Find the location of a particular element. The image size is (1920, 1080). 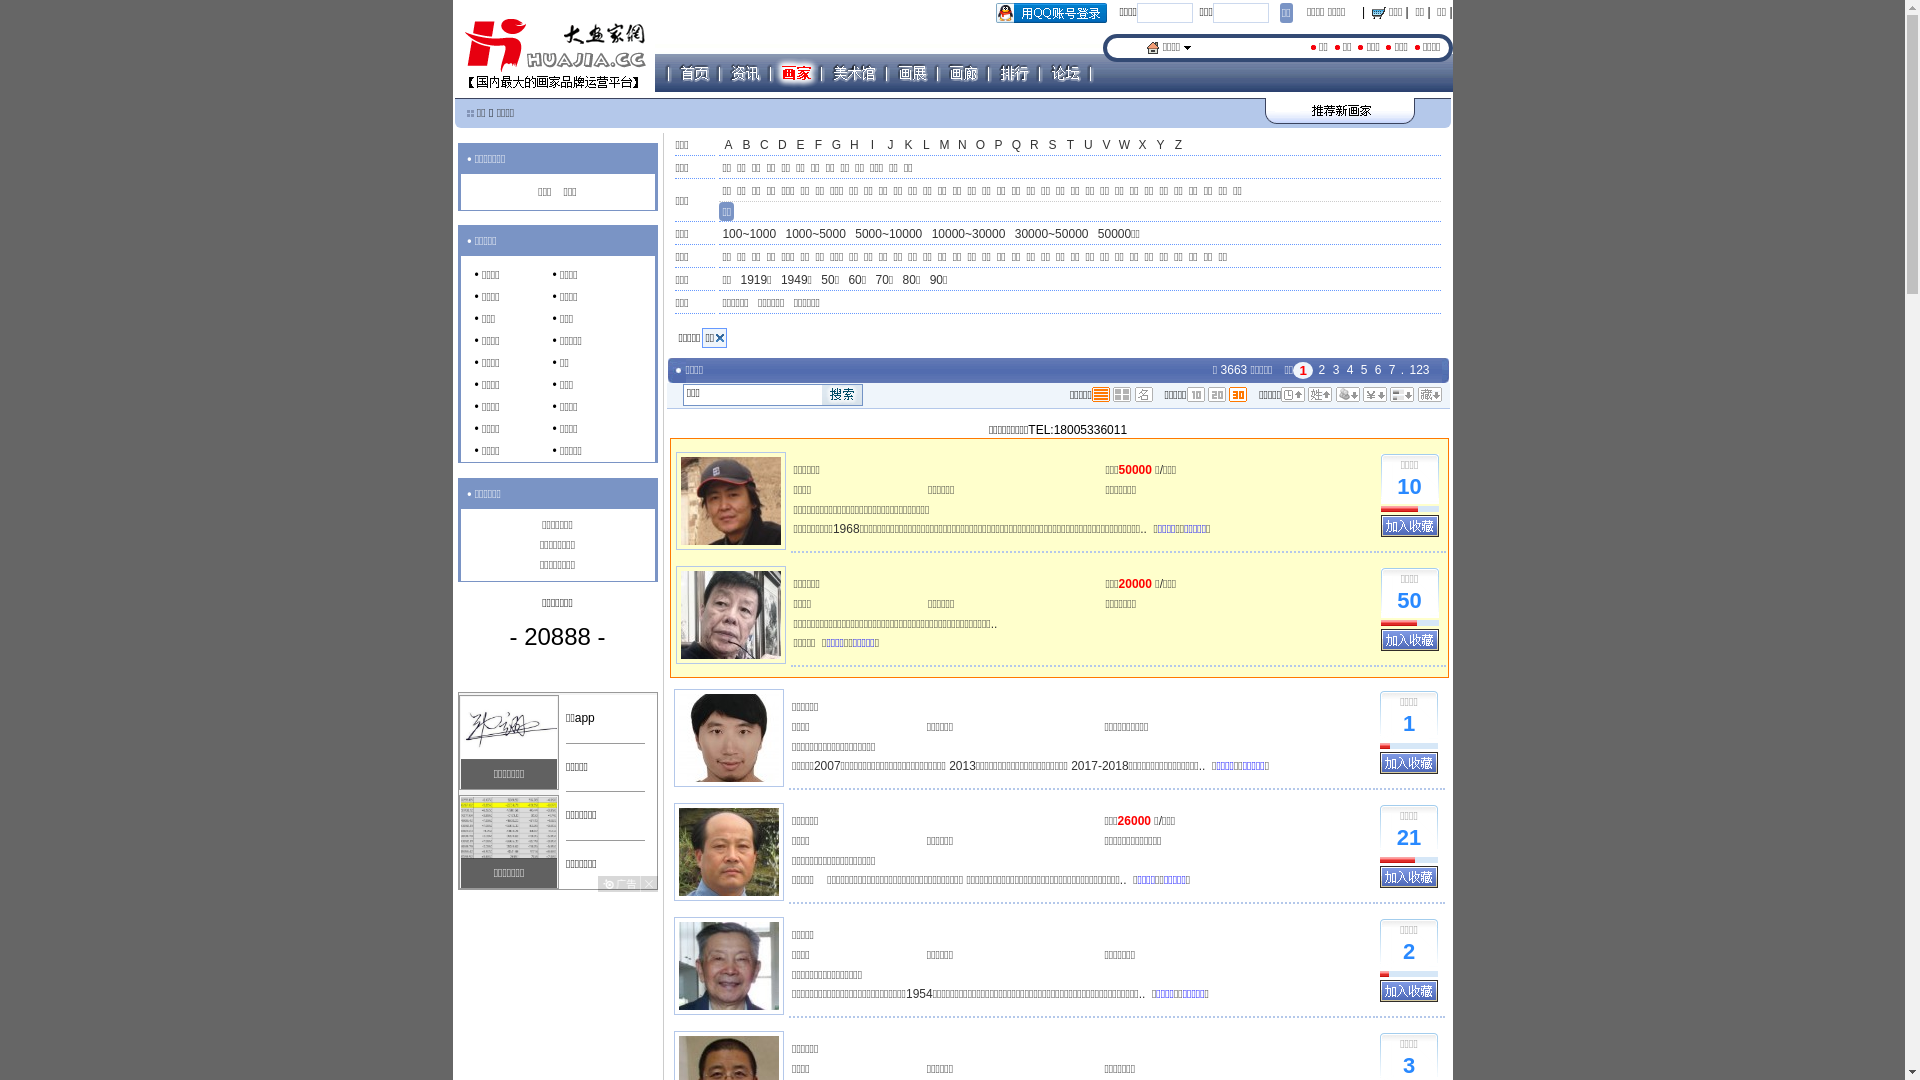

'N' is located at coordinates (961, 145).